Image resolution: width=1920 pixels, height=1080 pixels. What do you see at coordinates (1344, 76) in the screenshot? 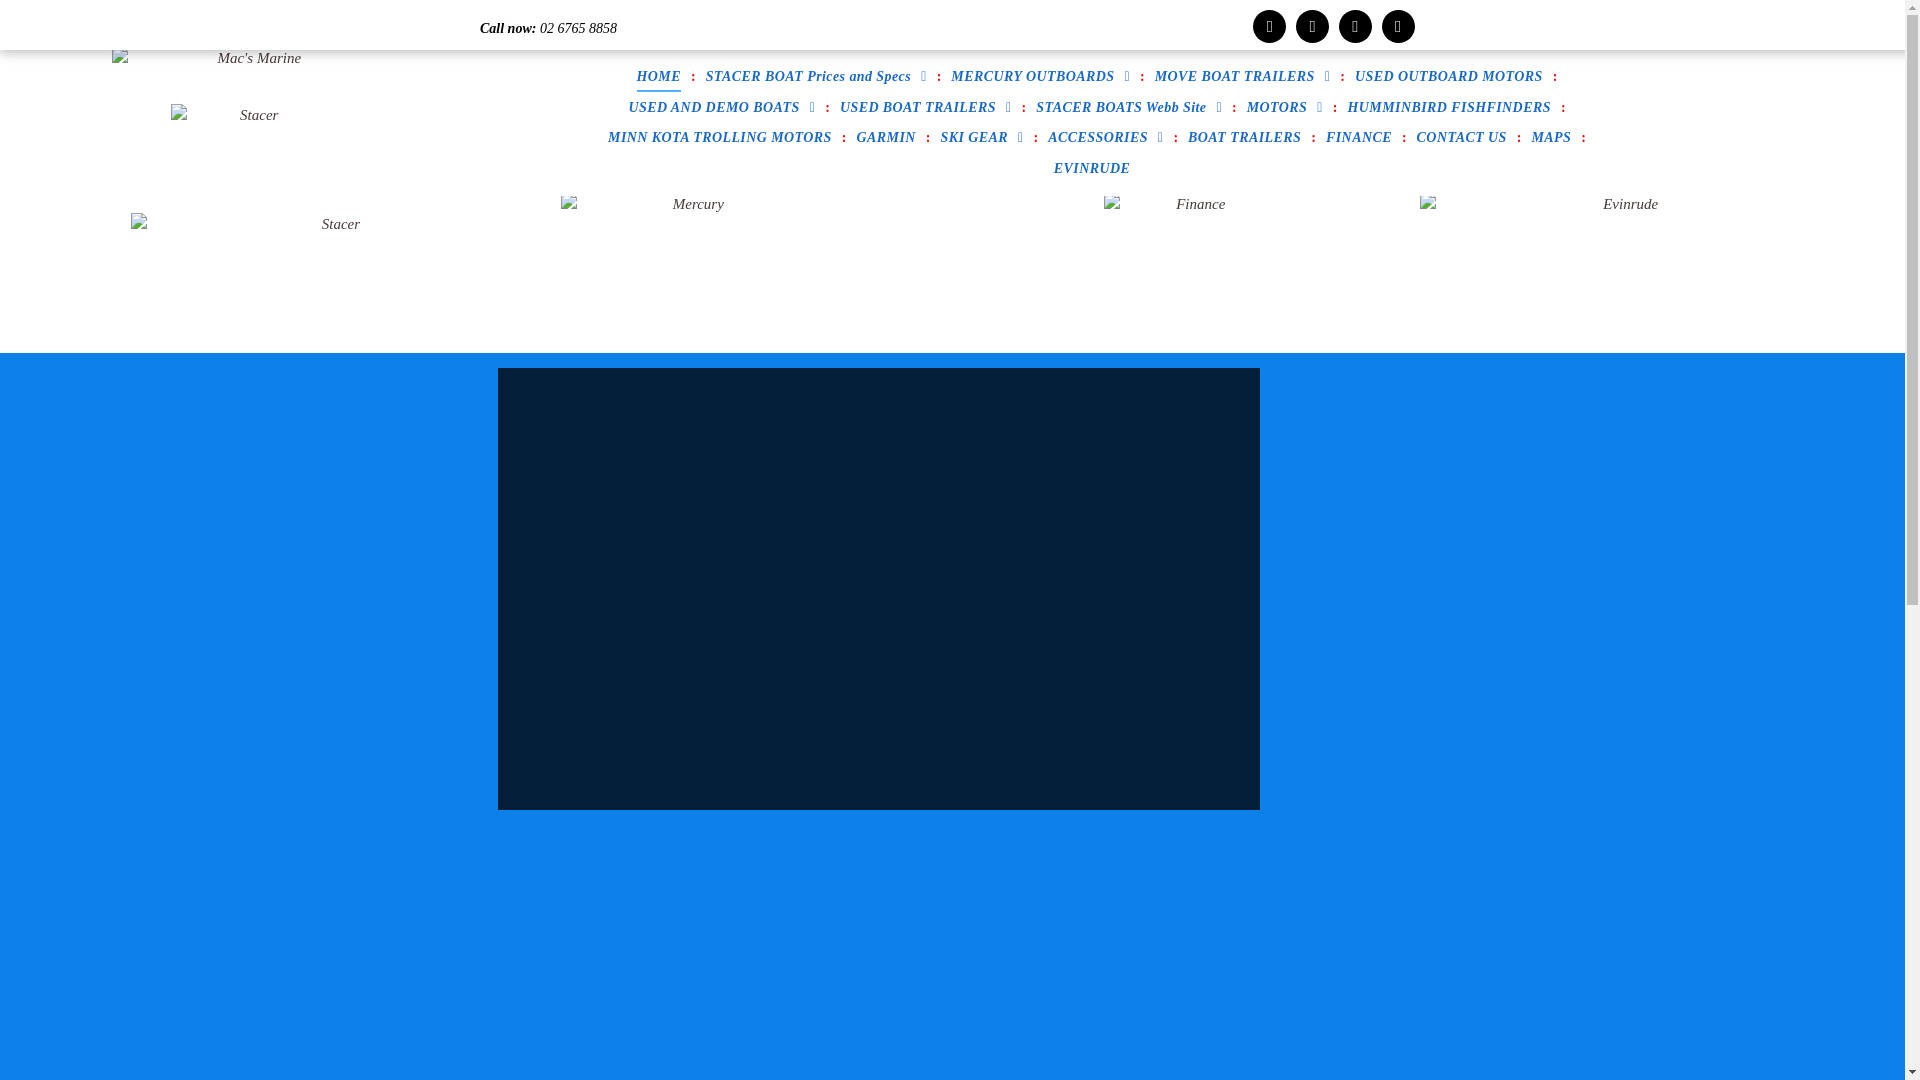
I see `'USED OUTBOARD MOTORS'` at bounding box center [1344, 76].